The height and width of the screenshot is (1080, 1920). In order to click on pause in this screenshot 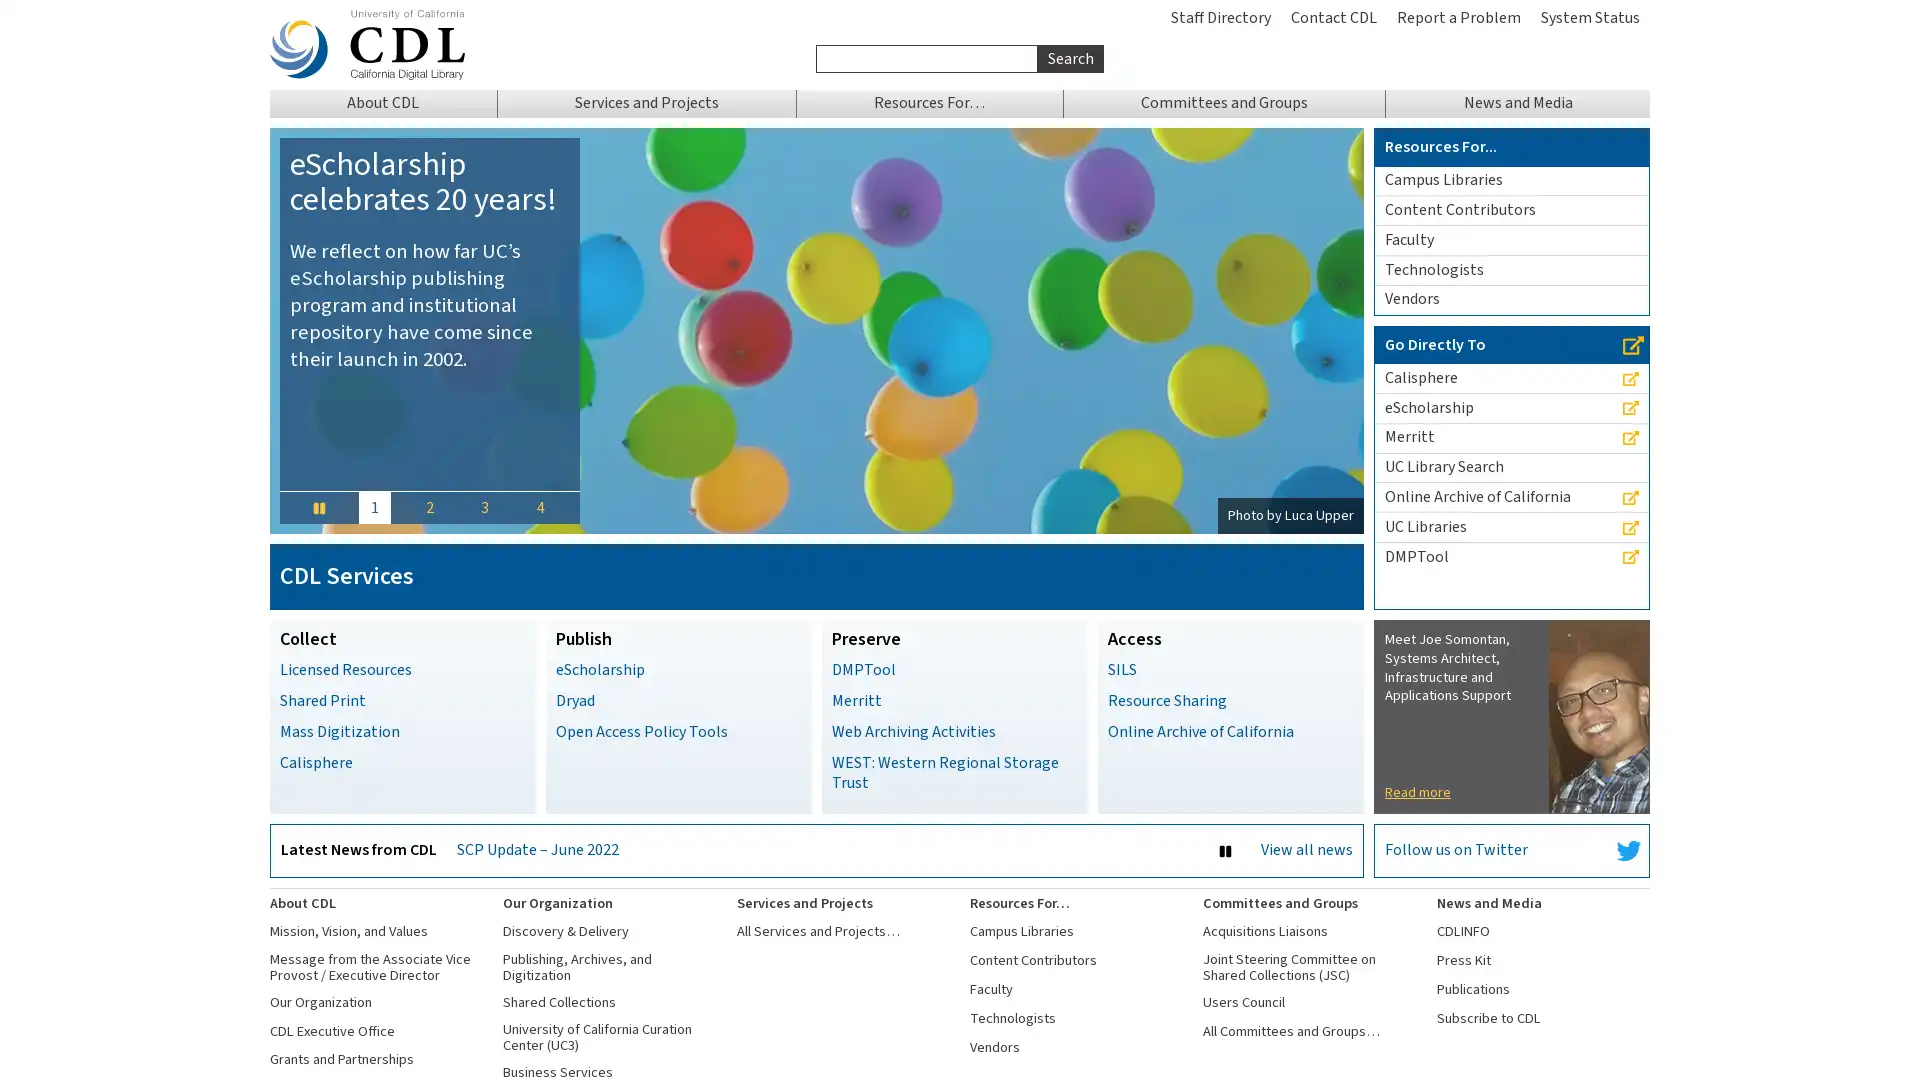, I will do `click(317, 505)`.